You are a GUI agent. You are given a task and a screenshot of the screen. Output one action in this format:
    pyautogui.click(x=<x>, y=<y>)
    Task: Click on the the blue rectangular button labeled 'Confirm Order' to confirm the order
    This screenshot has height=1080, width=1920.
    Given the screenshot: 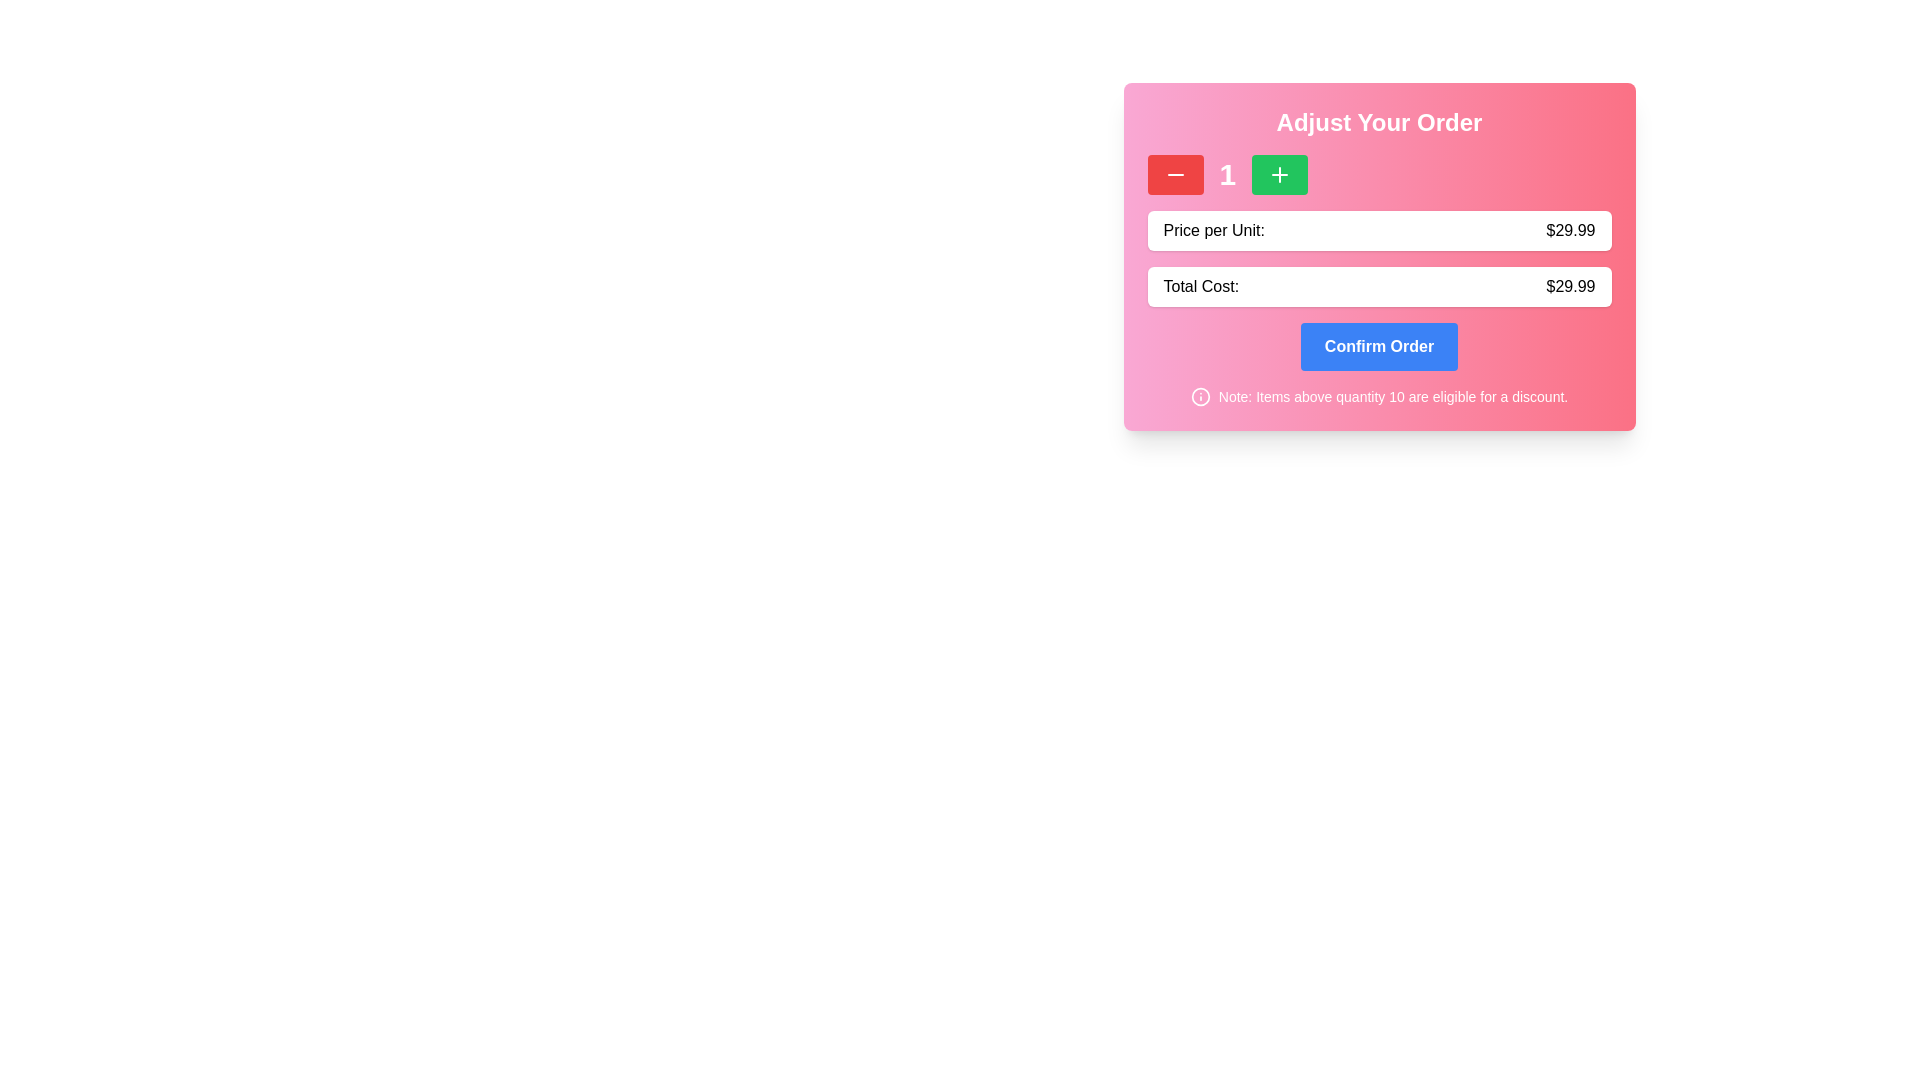 What is the action you would take?
    pyautogui.click(x=1378, y=346)
    